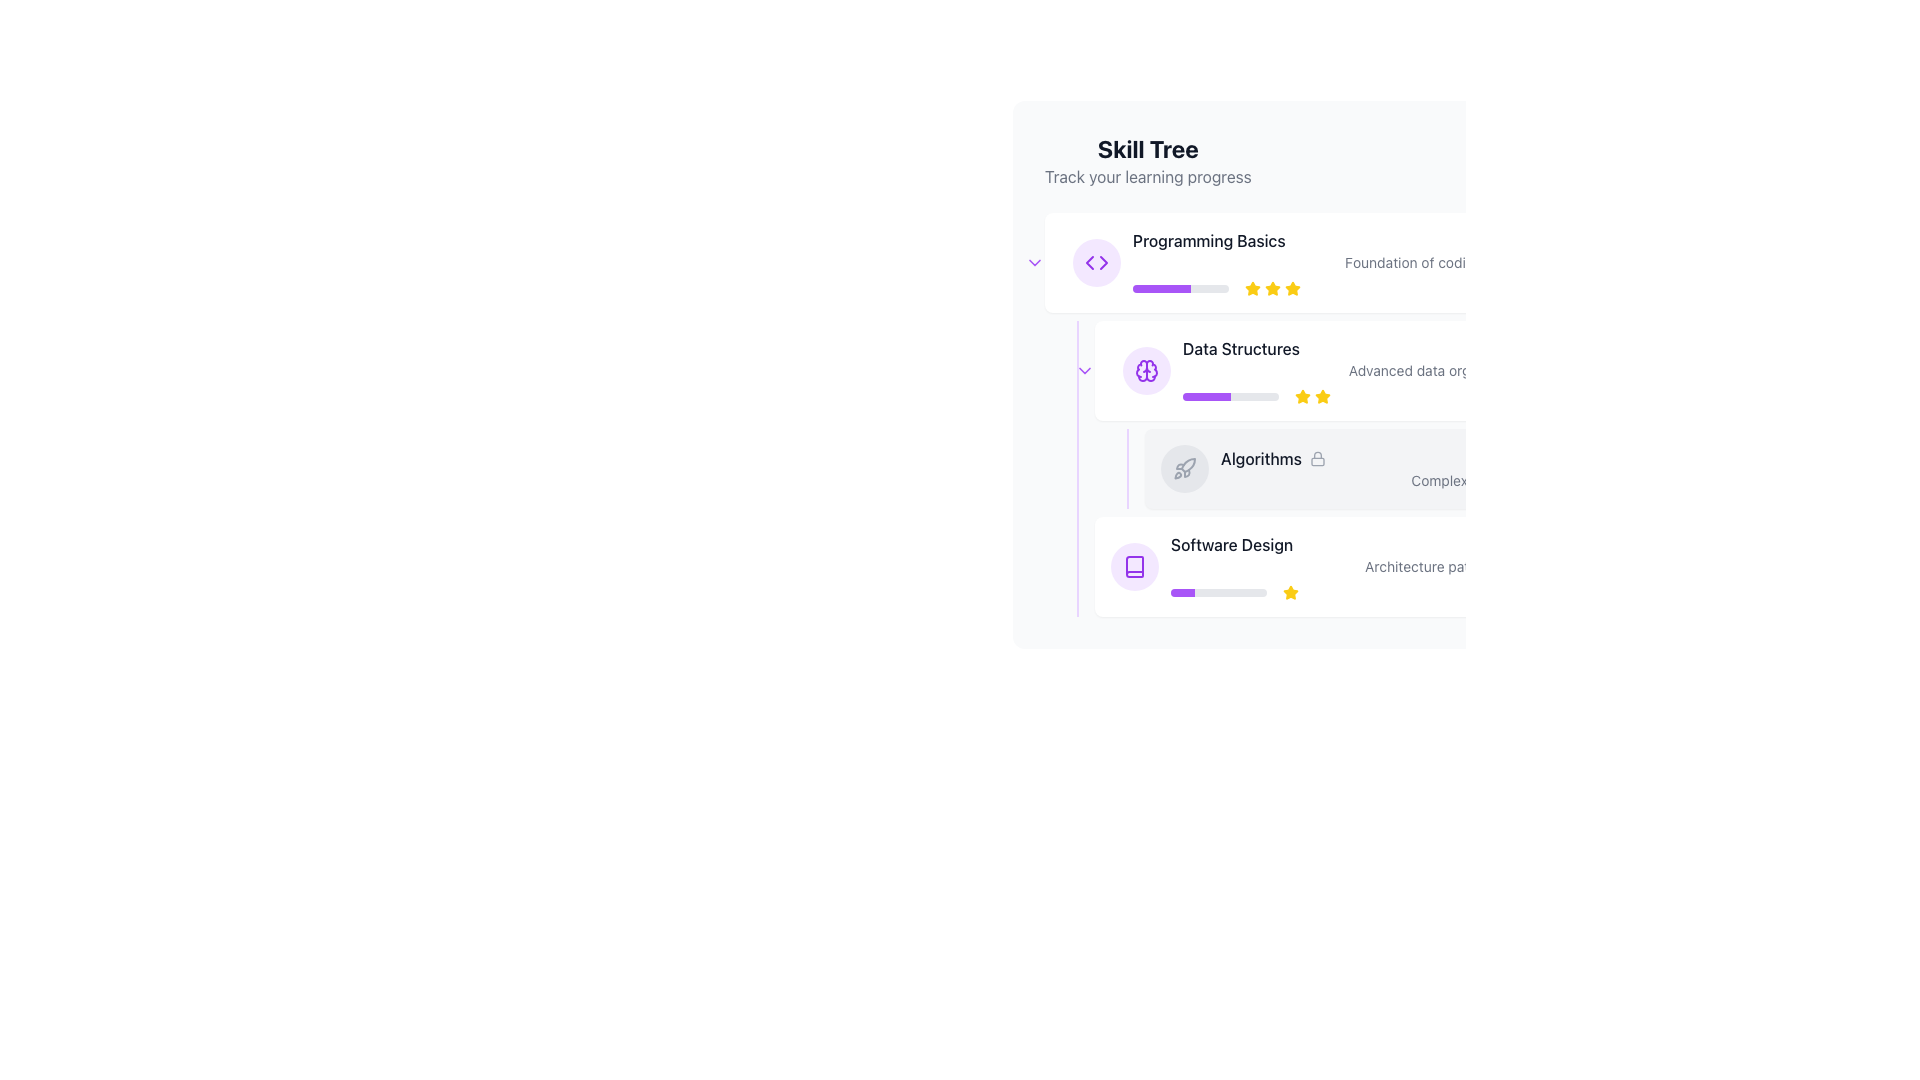 Image resolution: width=1920 pixels, height=1080 pixels. Describe the element at coordinates (1188, 465) in the screenshot. I see `the rocket icon component, which visually represents progress or launch actions and is located near the 'Algorithms' section of the interface` at that location.